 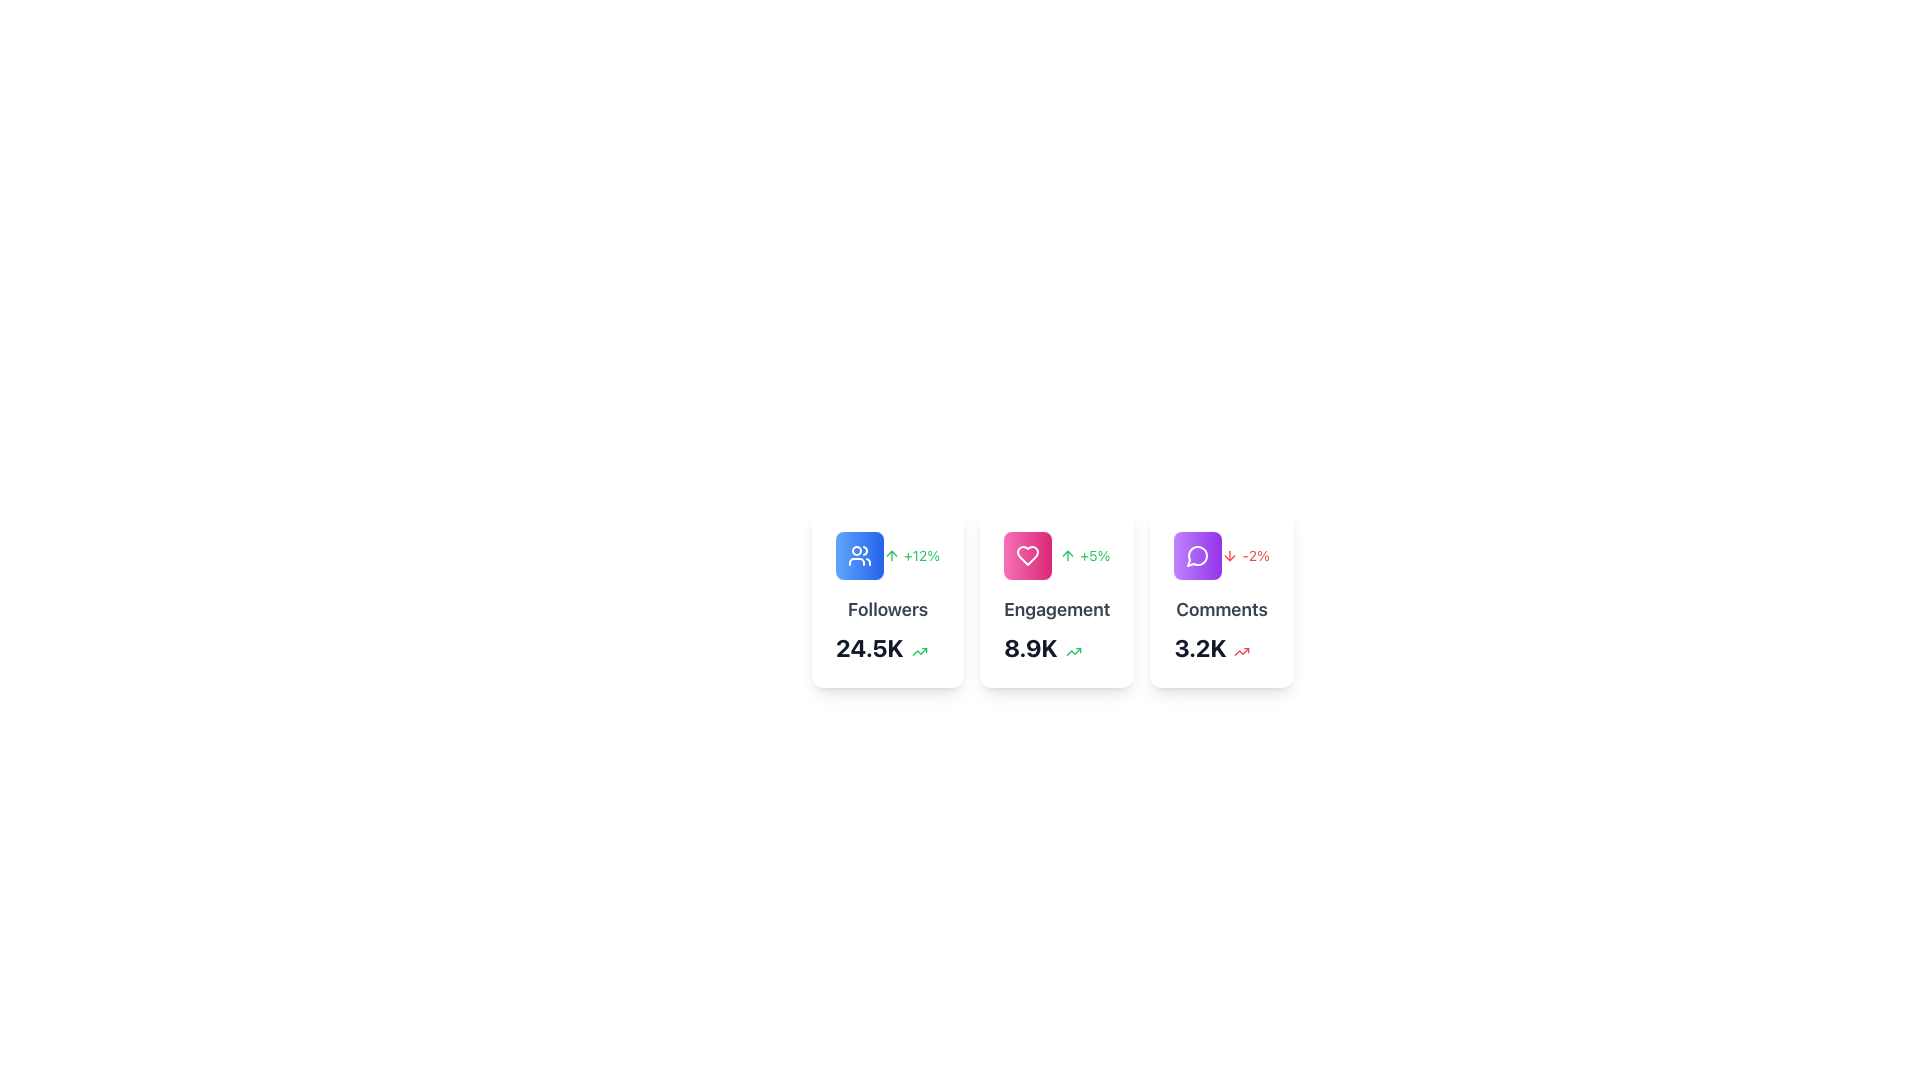 I want to click on the icon depicting two user silhouettes, which is located at the center of the leftmost 'Followers' card, so click(x=859, y=555).